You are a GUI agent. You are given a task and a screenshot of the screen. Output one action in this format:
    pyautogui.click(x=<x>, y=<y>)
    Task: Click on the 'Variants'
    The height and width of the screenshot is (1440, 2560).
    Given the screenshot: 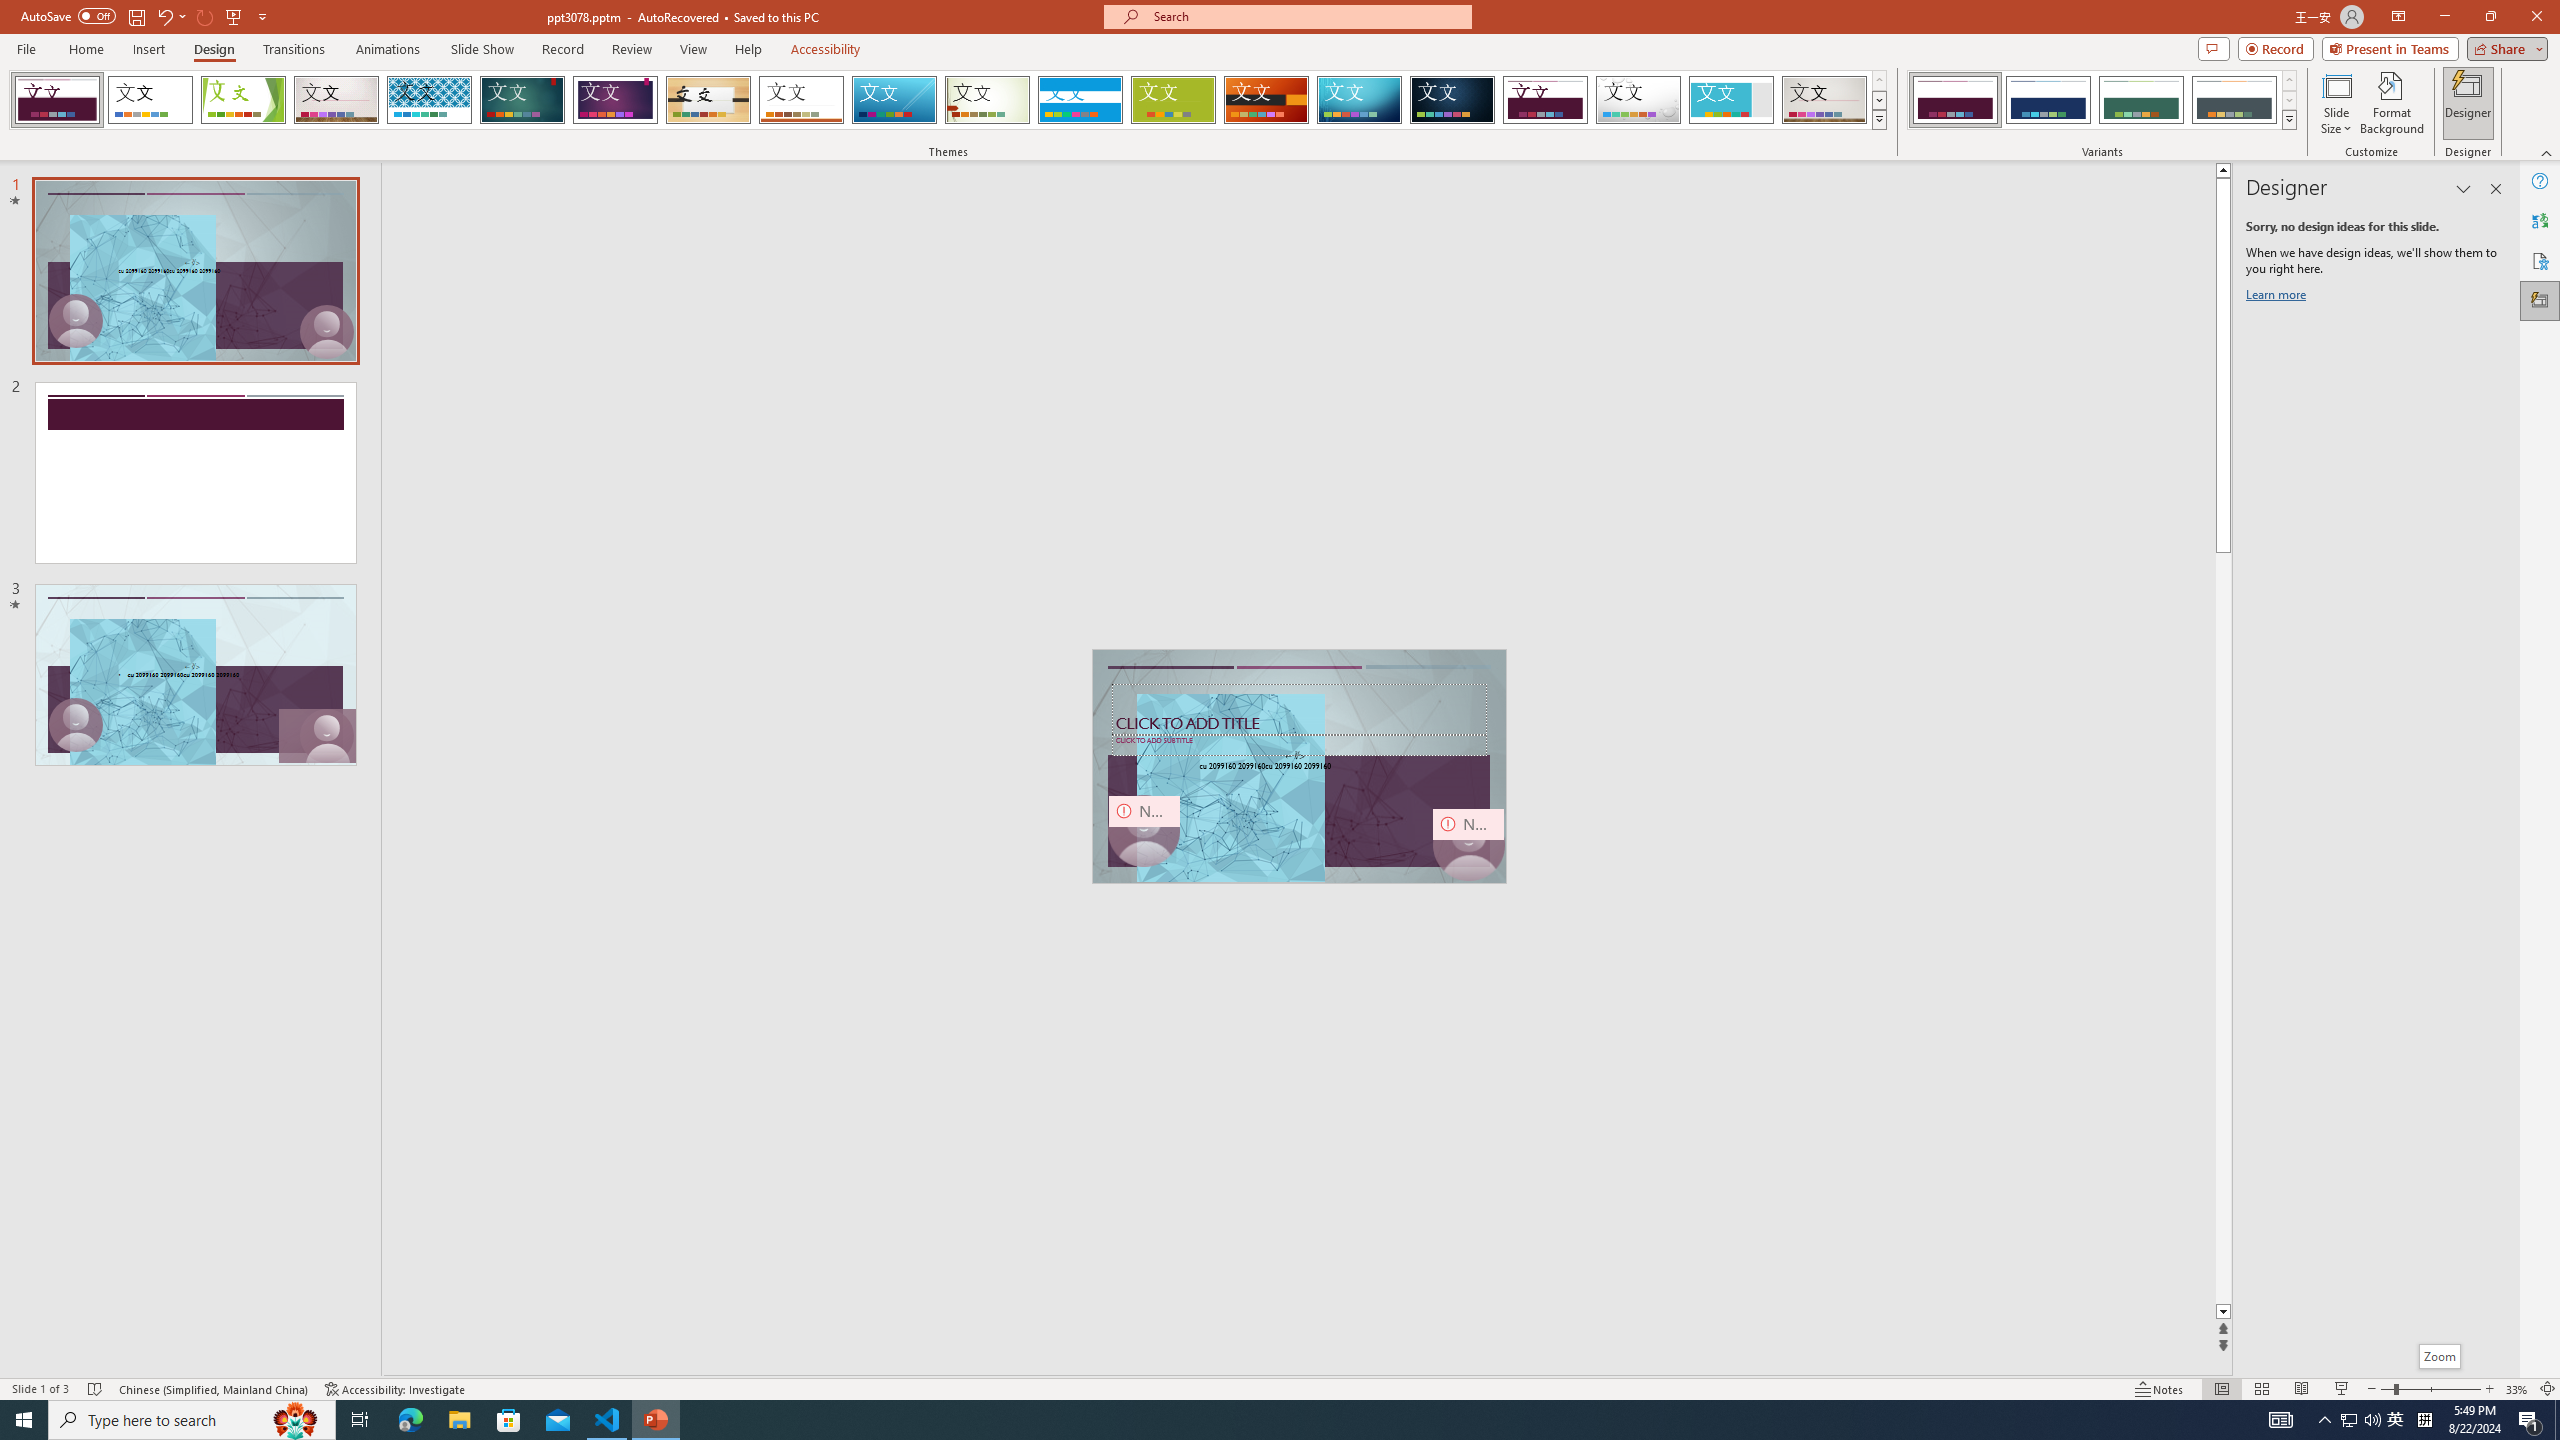 What is the action you would take?
    pyautogui.click(x=2287, y=118)
    